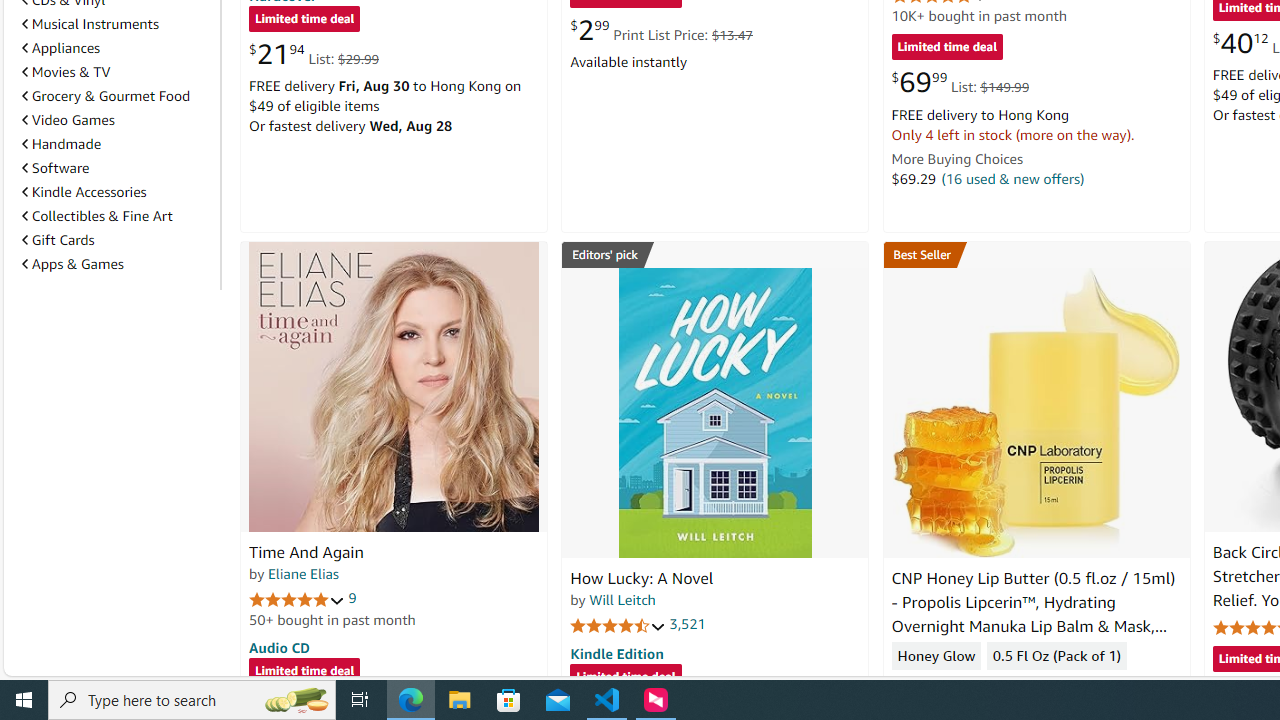 The width and height of the screenshot is (1280, 720). I want to click on '(16 used & new offers)', so click(1013, 178).